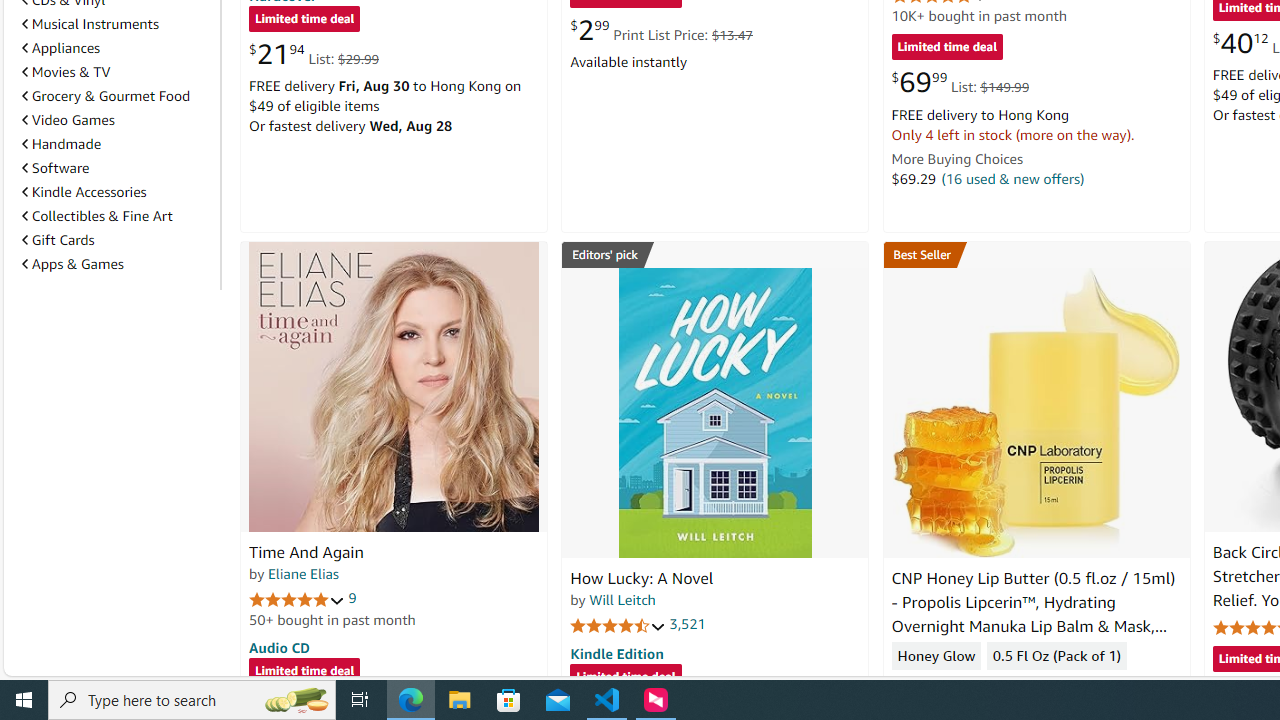 The width and height of the screenshot is (1280, 720). I want to click on '(16 used & new offers)', so click(1013, 178).